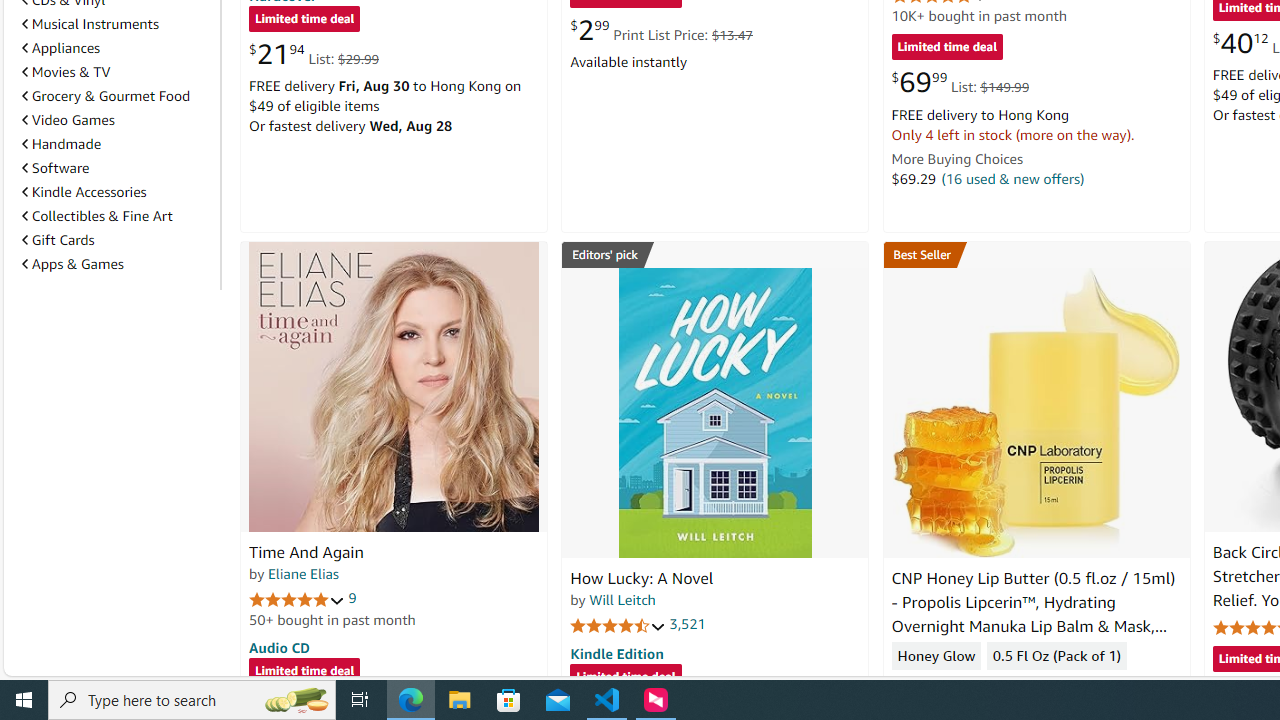 The width and height of the screenshot is (1280, 720). I want to click on '(16 used & new offers)', so click(1013, 178).